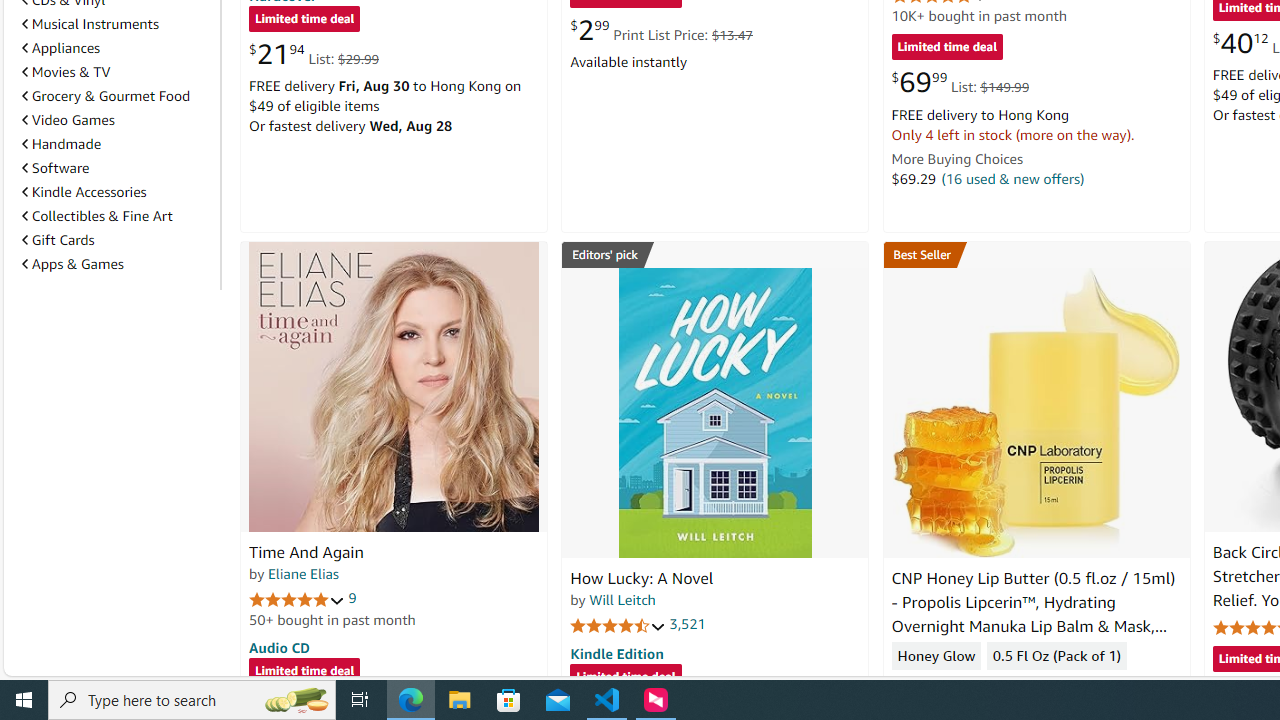 The width and height of the screenshot is (1280, 720). I want to click on '(16 used & new offers)', so click(1013, 178).